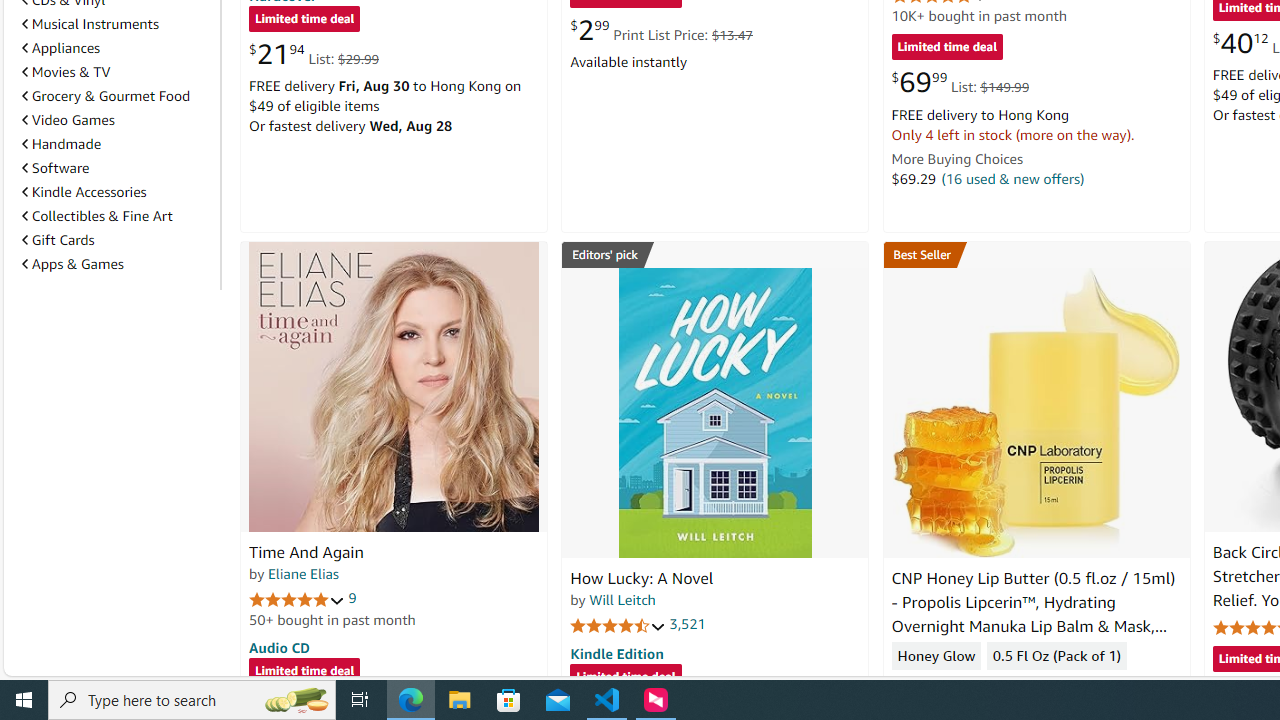 The width and height of the screenshot is (1280, 720). I want to click on '(16 used & new offers)', so click(1013, 178).